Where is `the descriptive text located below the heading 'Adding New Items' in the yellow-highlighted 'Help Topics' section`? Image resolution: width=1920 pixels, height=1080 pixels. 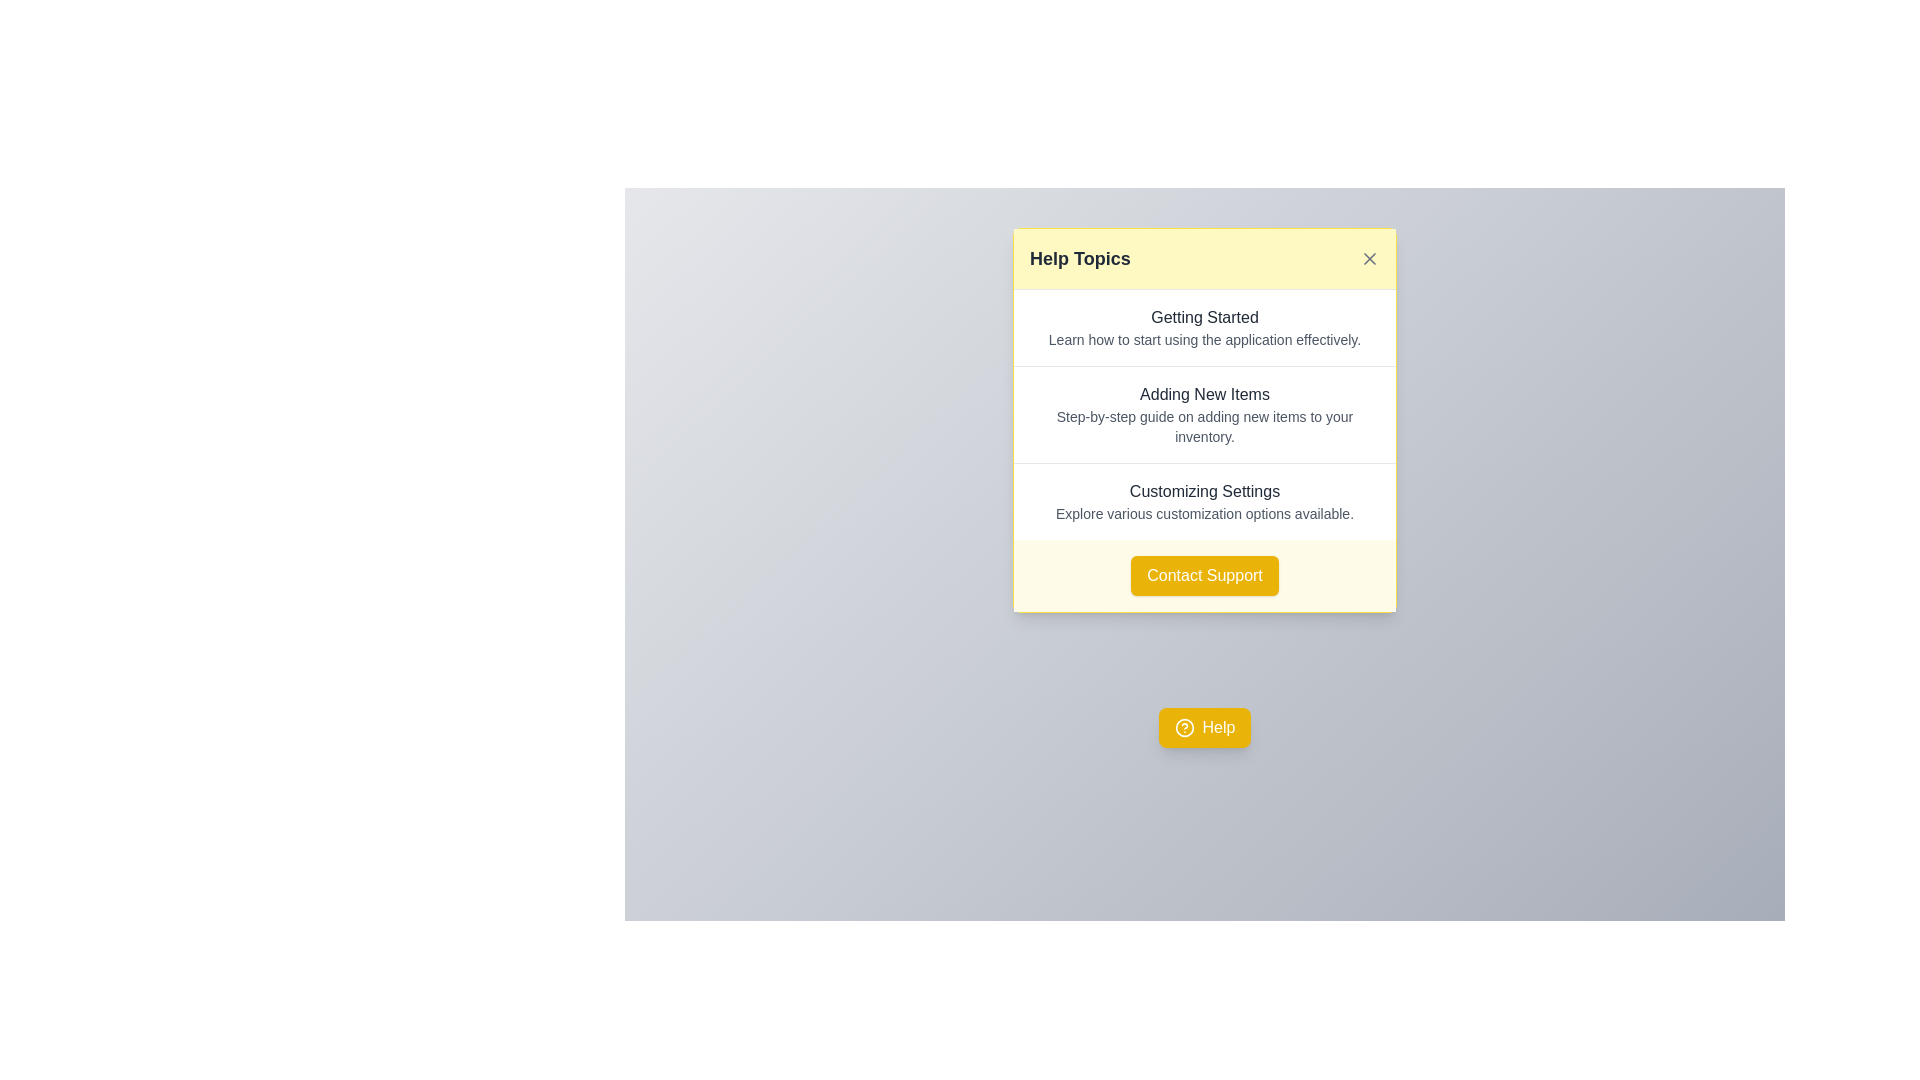
the descriptive text located below the heading 'Adding New Items' in the yellow-highlighted 'Help Topics' section is located at coordinates (1203, 426).